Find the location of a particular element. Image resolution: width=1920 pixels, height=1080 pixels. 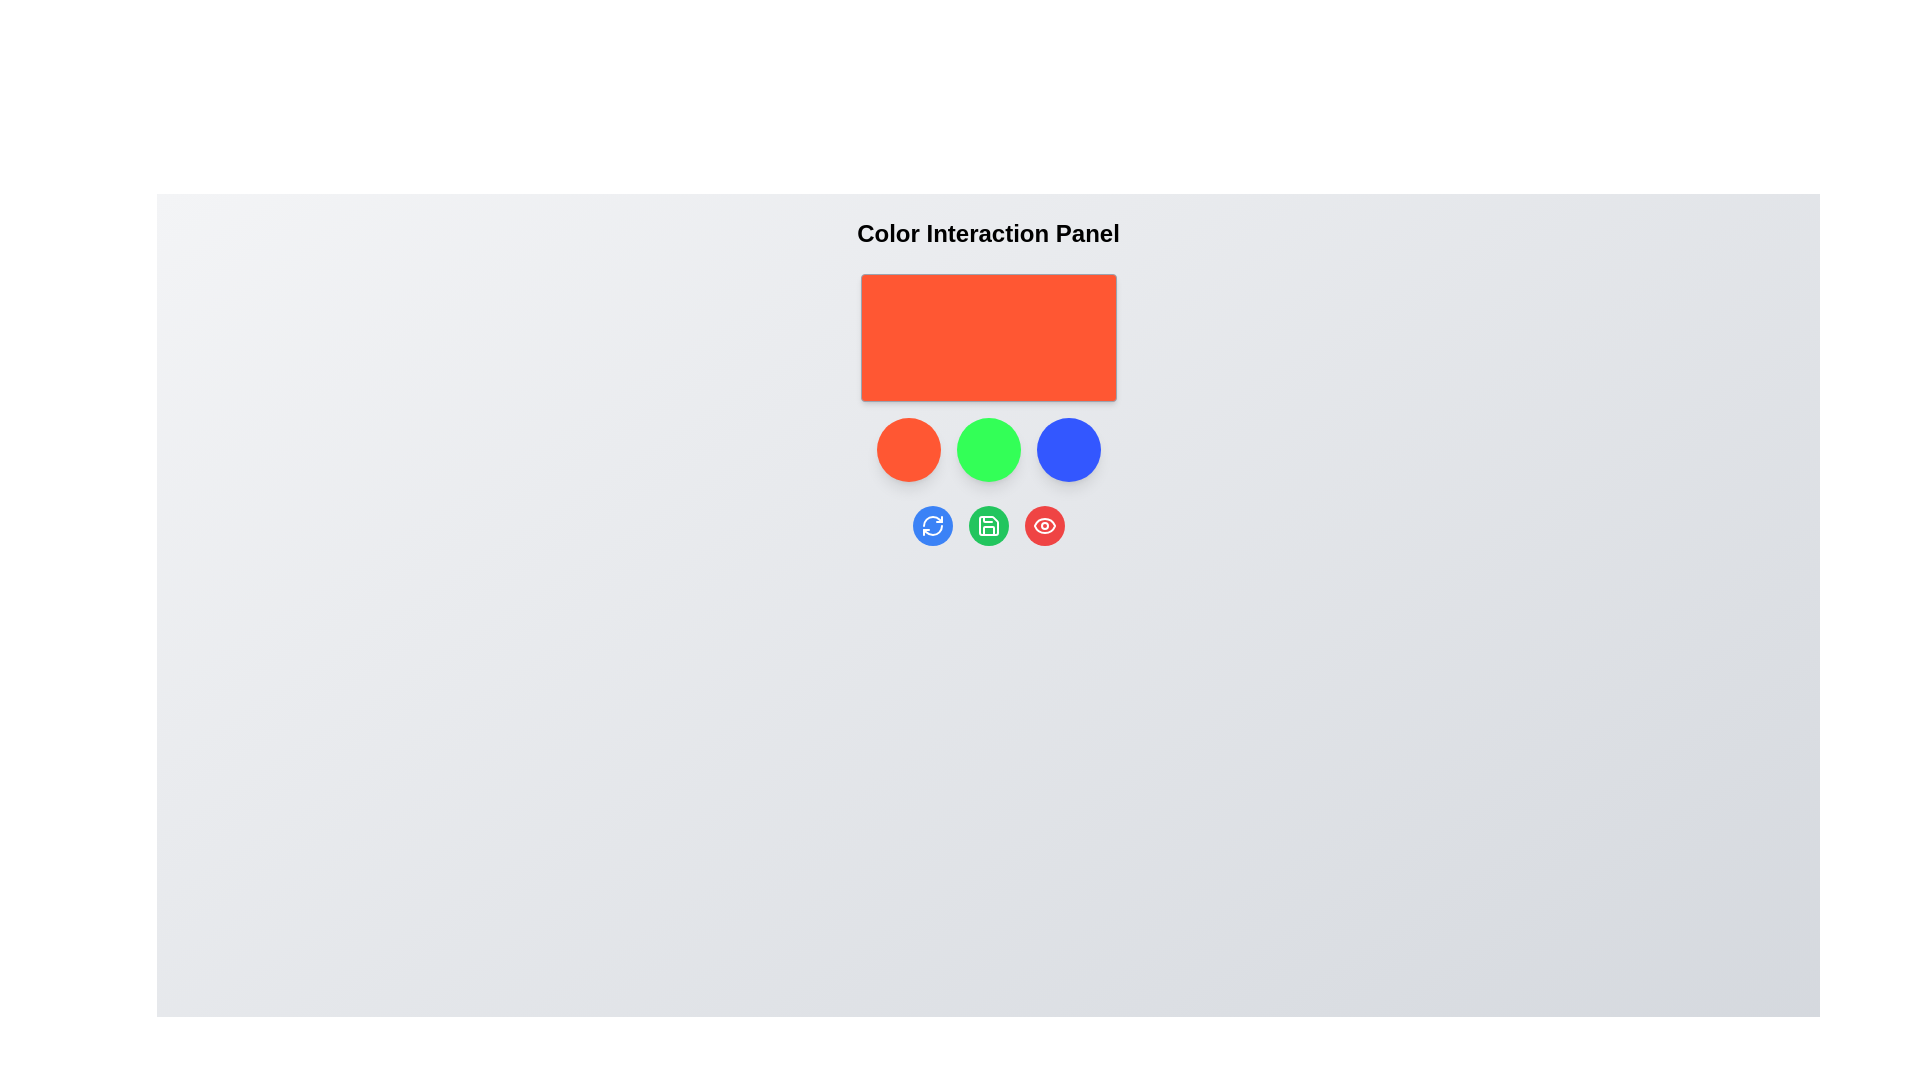

the middle save button, which is part of a horizontal group of three circular buttons, to activate an advanced save action is located at coordinates (988, 524).